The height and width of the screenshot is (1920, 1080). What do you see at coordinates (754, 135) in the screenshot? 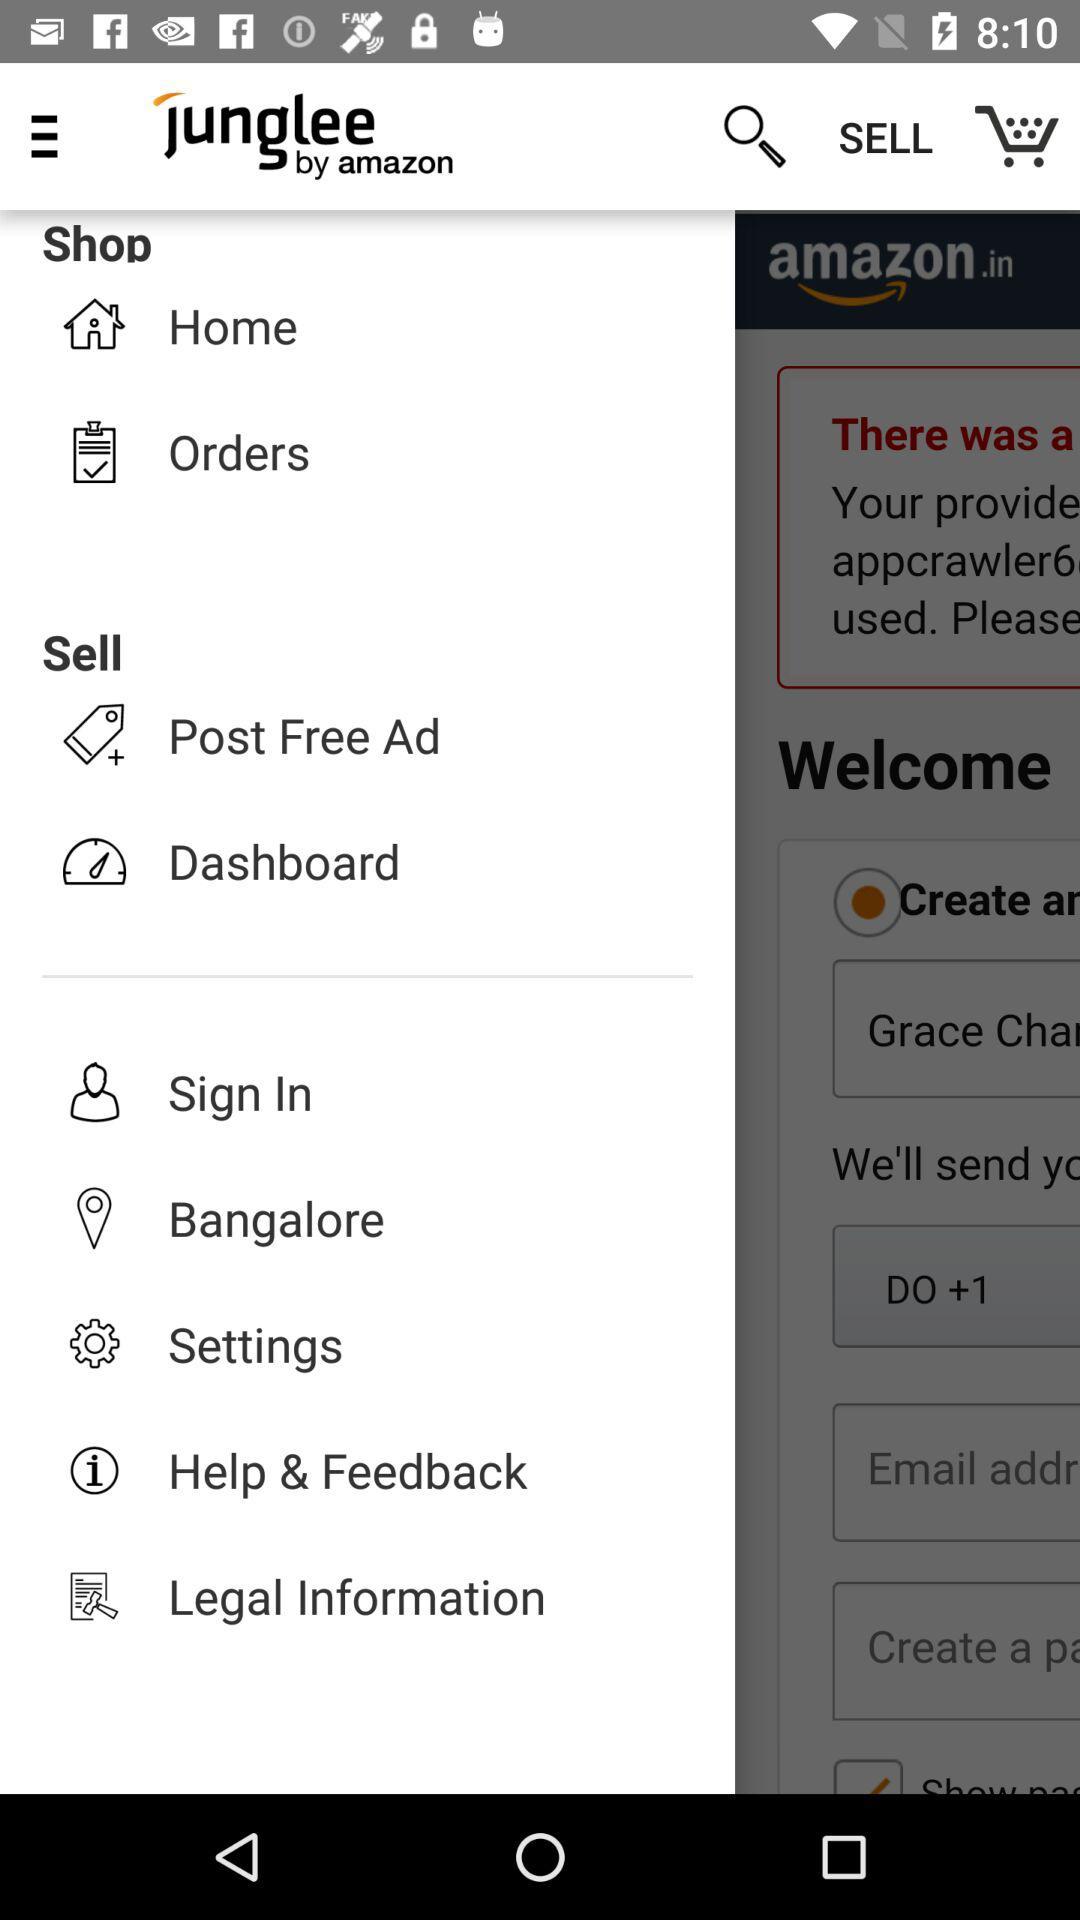
I see `the item next to the sell` at bounding box center [754, 135].